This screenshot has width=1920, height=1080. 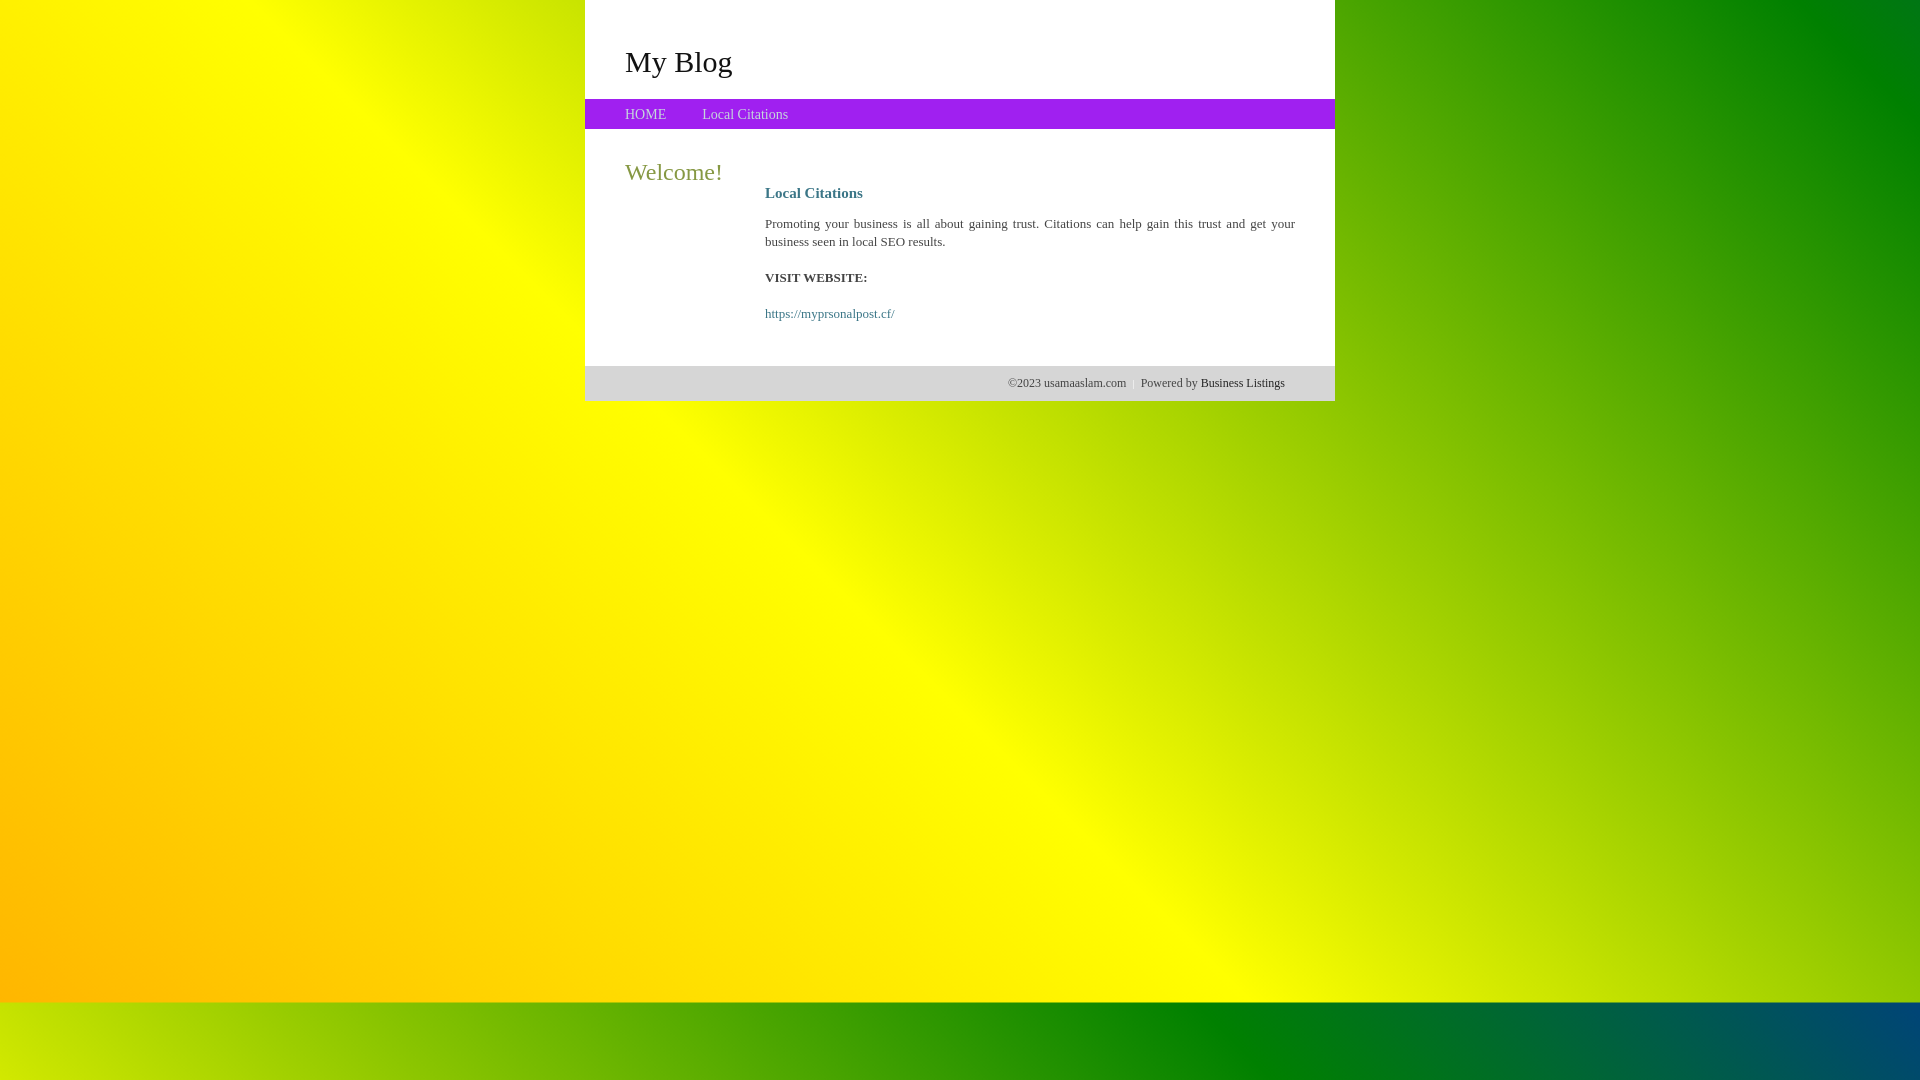 What do you see at coordinates (678, 60) in the screenshot?
I see `'My Blog'` at bounding box center [678, 60].